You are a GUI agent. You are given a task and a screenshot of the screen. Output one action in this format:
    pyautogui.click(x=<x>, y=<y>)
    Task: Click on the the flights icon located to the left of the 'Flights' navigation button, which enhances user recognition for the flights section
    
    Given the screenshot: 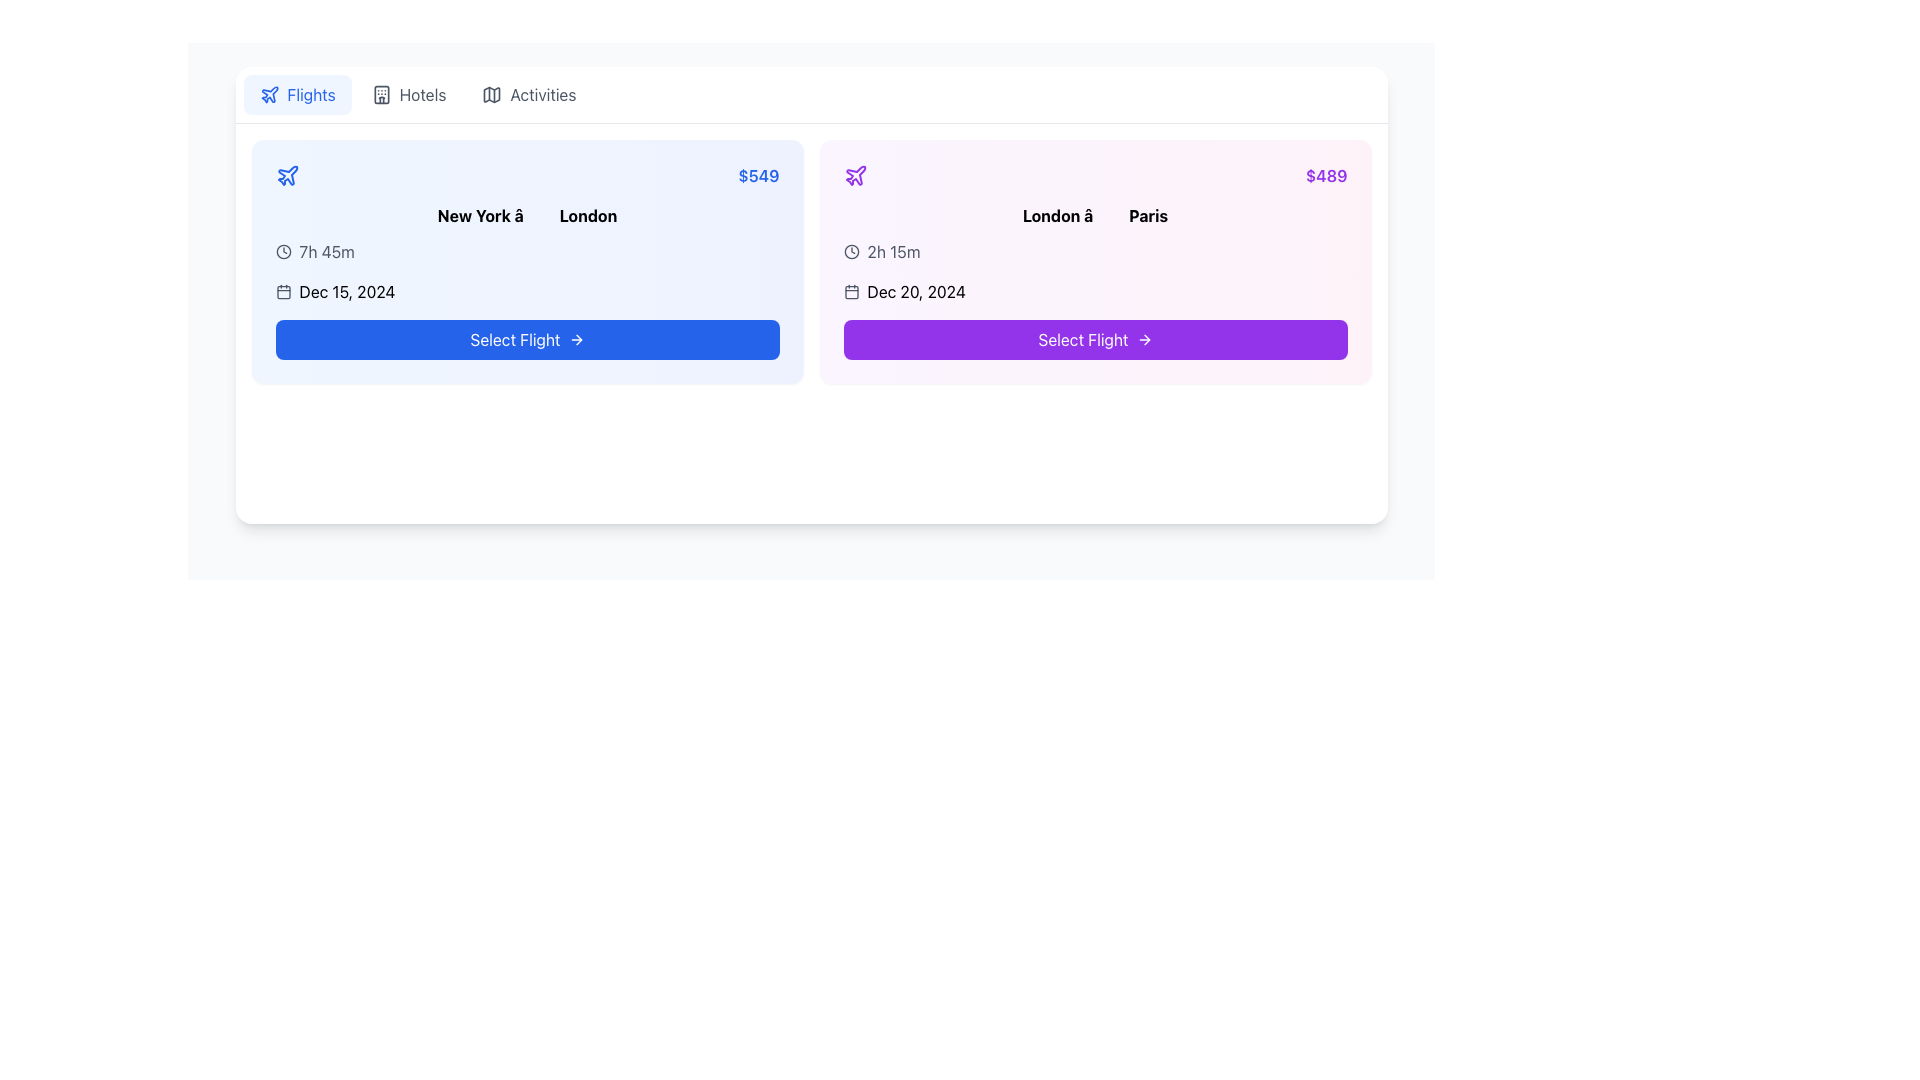 What is the action you would take?
    pyautogui.click(x=268, y=95)
    